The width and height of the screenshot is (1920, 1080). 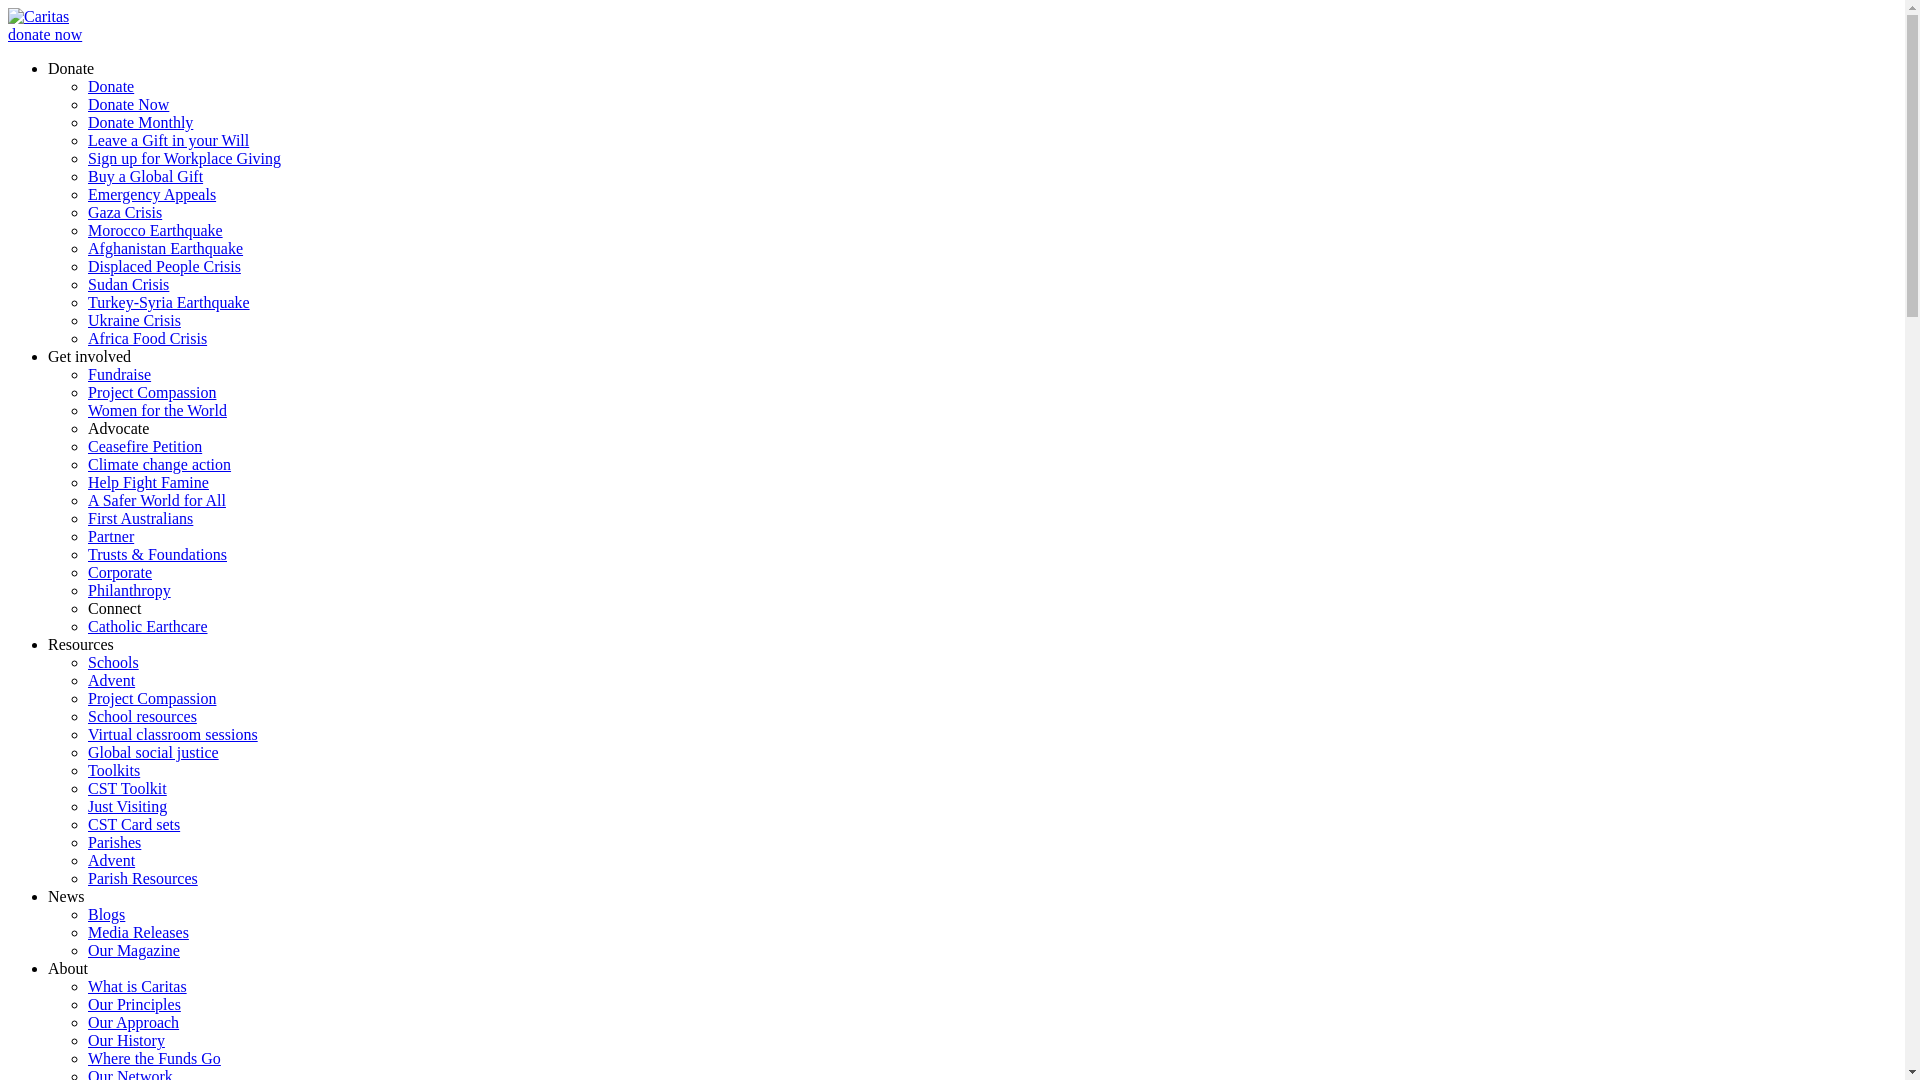 I want to click on 'Climate change action', so click(x=158, y=464).